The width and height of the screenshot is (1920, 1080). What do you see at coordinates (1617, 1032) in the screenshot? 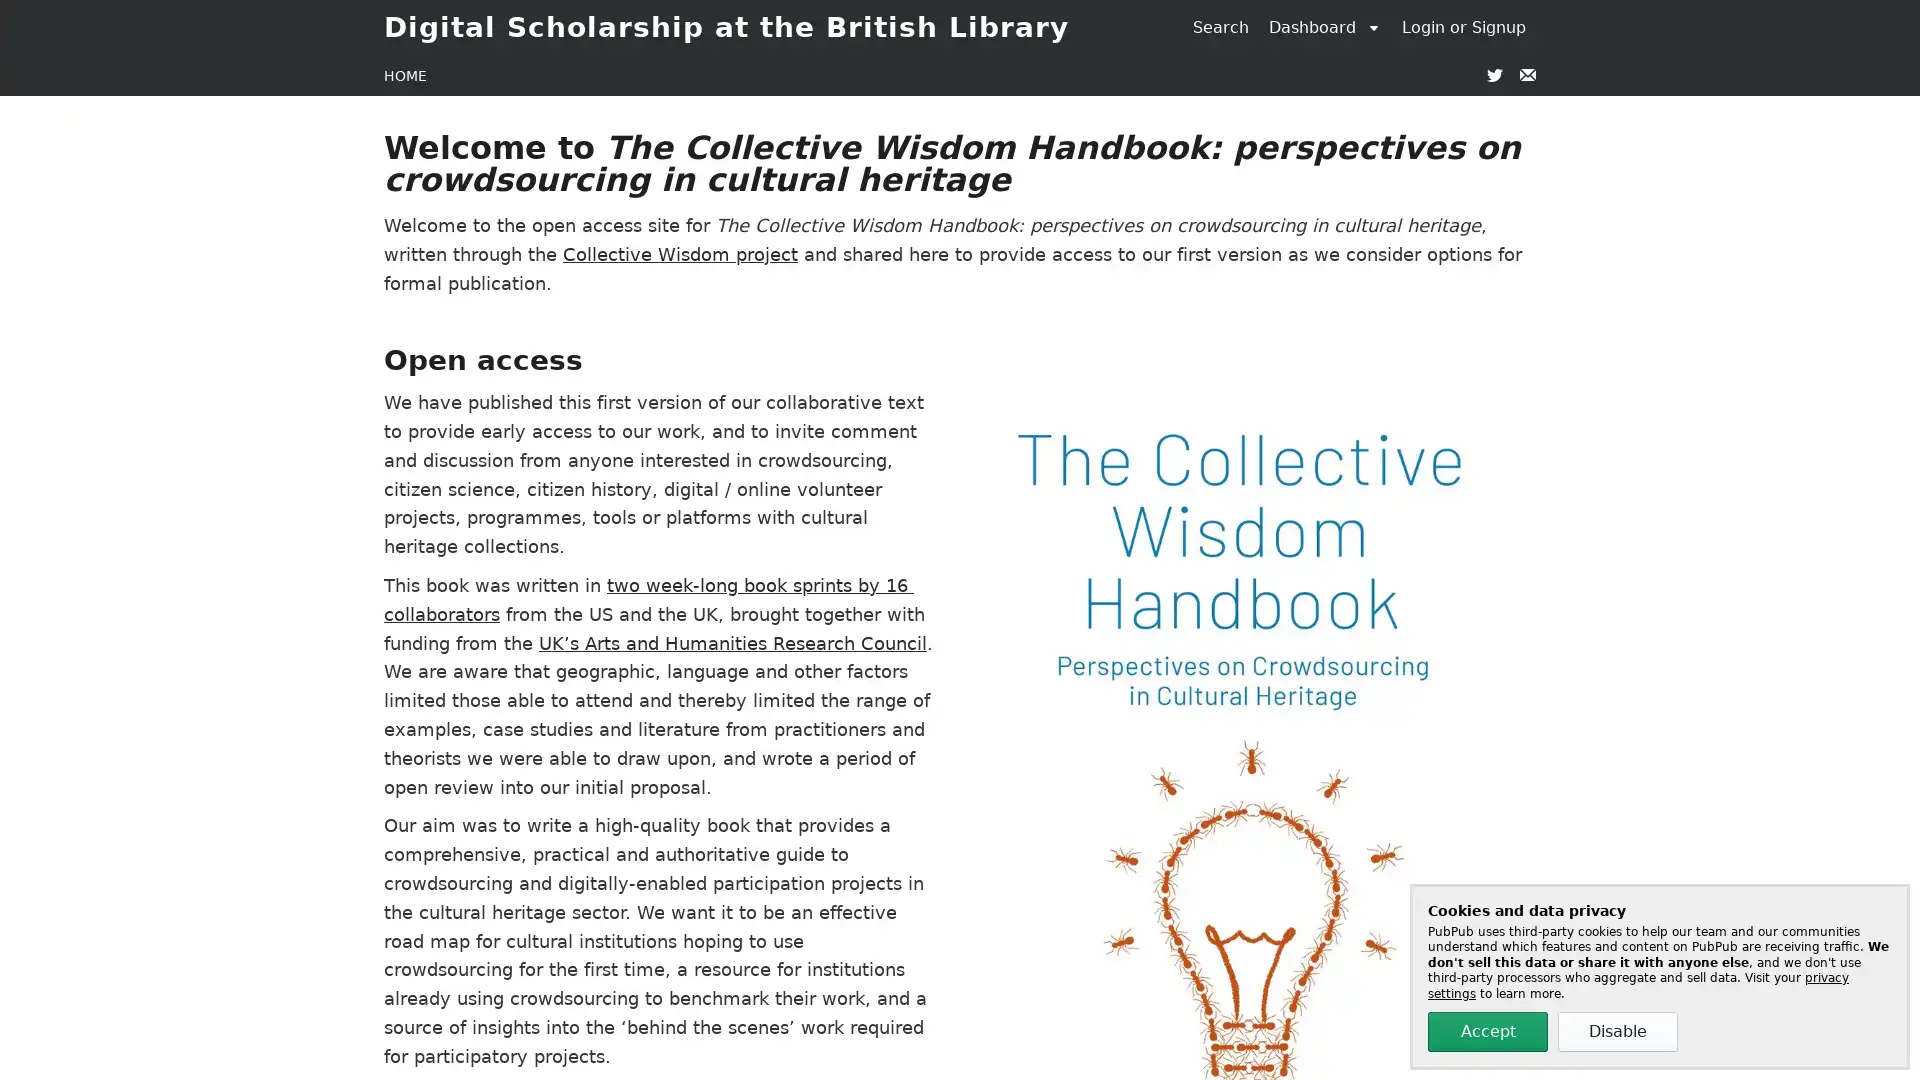
I see `Disable` at bounding box center [1617, 1032].